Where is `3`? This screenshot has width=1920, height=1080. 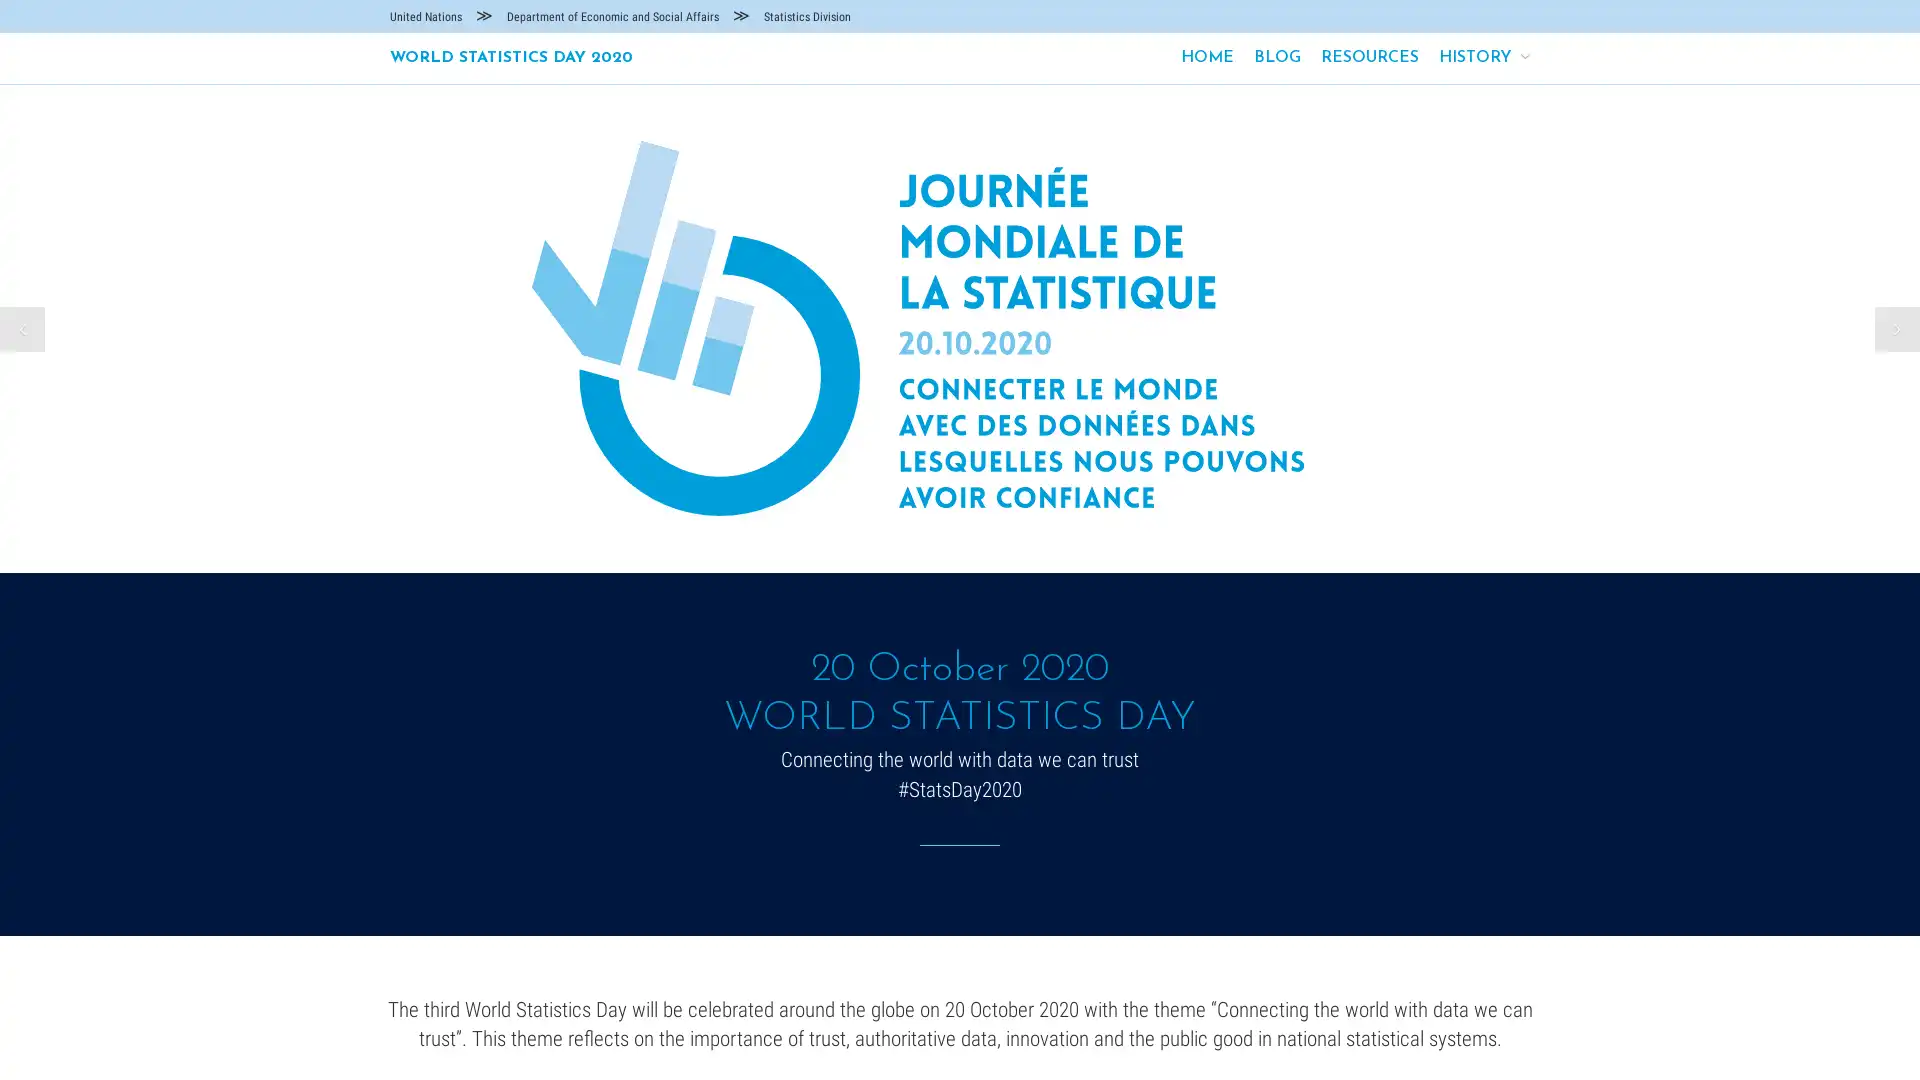 3 is located at coordinates (948, 534).